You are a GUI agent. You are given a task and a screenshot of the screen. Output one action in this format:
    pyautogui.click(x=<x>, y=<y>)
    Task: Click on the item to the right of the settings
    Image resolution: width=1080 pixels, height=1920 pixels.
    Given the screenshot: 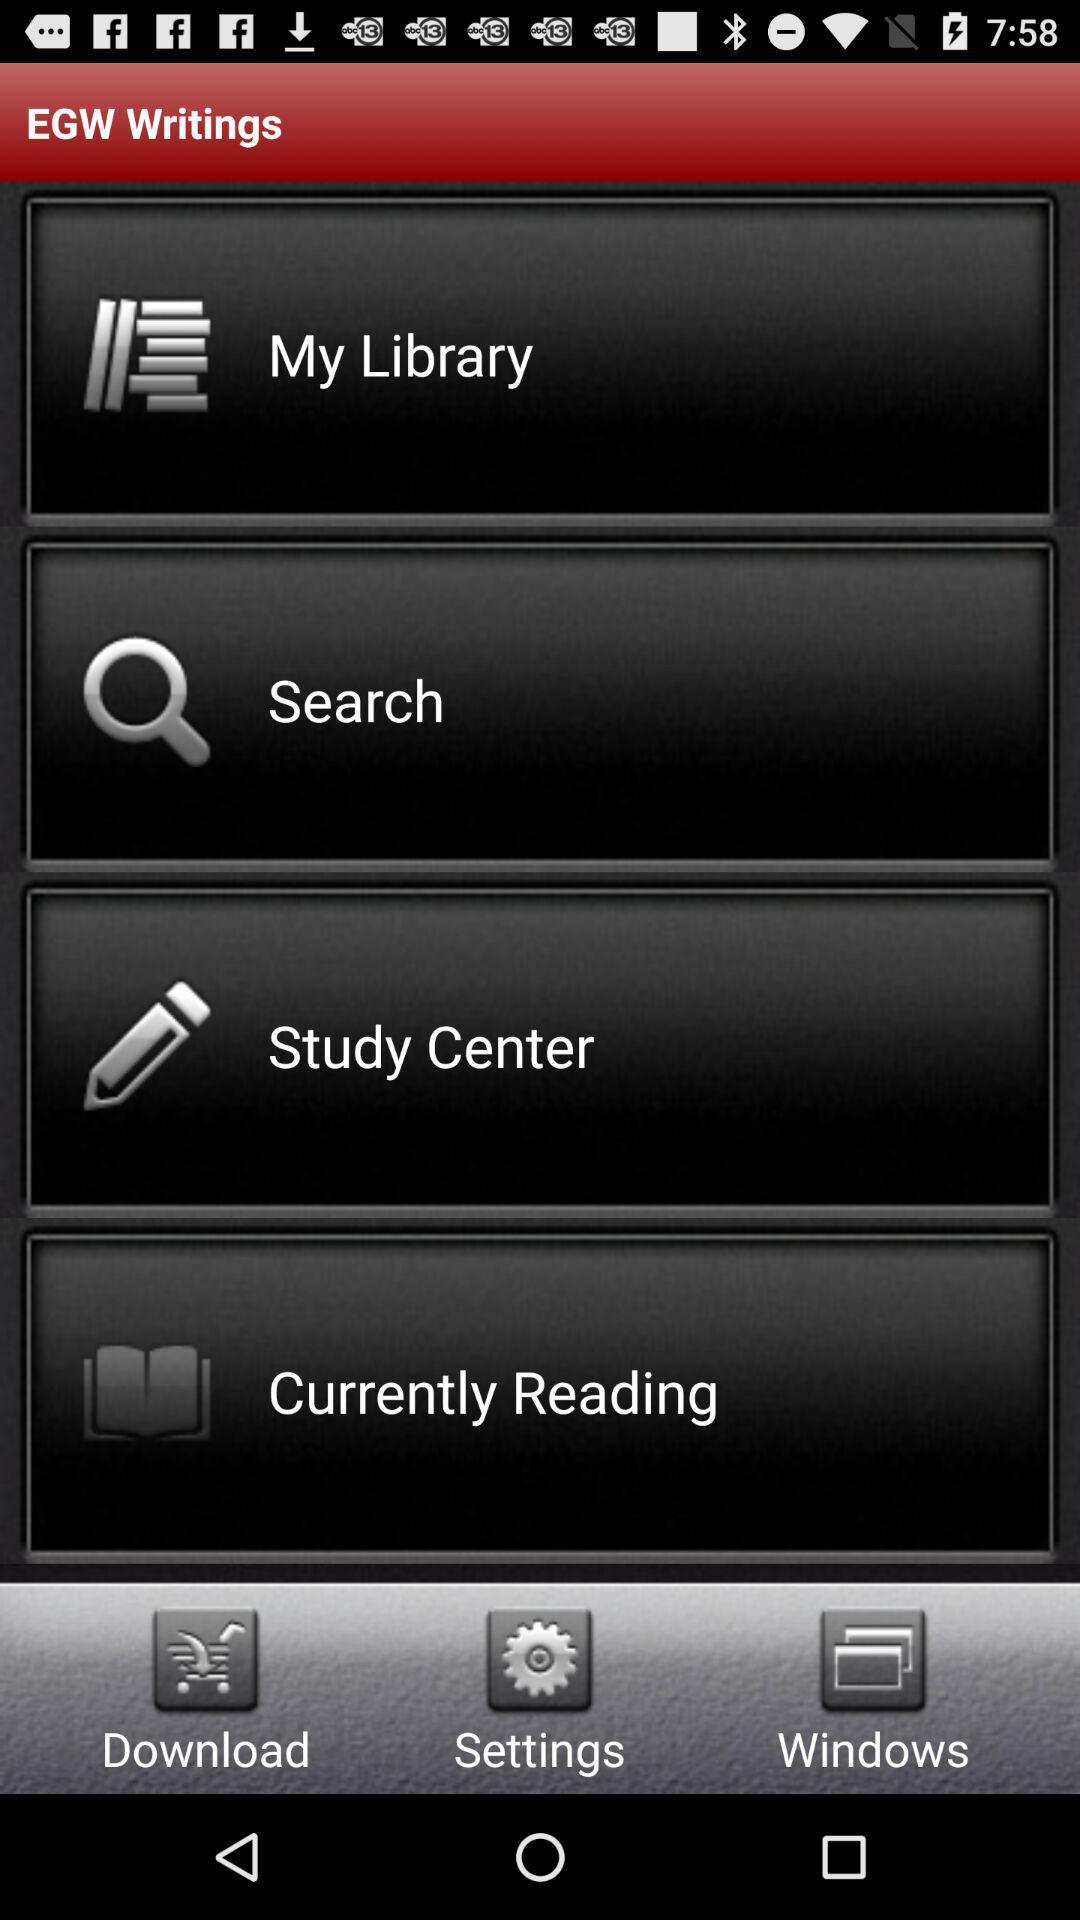 What is the action you would take?
    pyautogui.click(x=872, y=1660)
    